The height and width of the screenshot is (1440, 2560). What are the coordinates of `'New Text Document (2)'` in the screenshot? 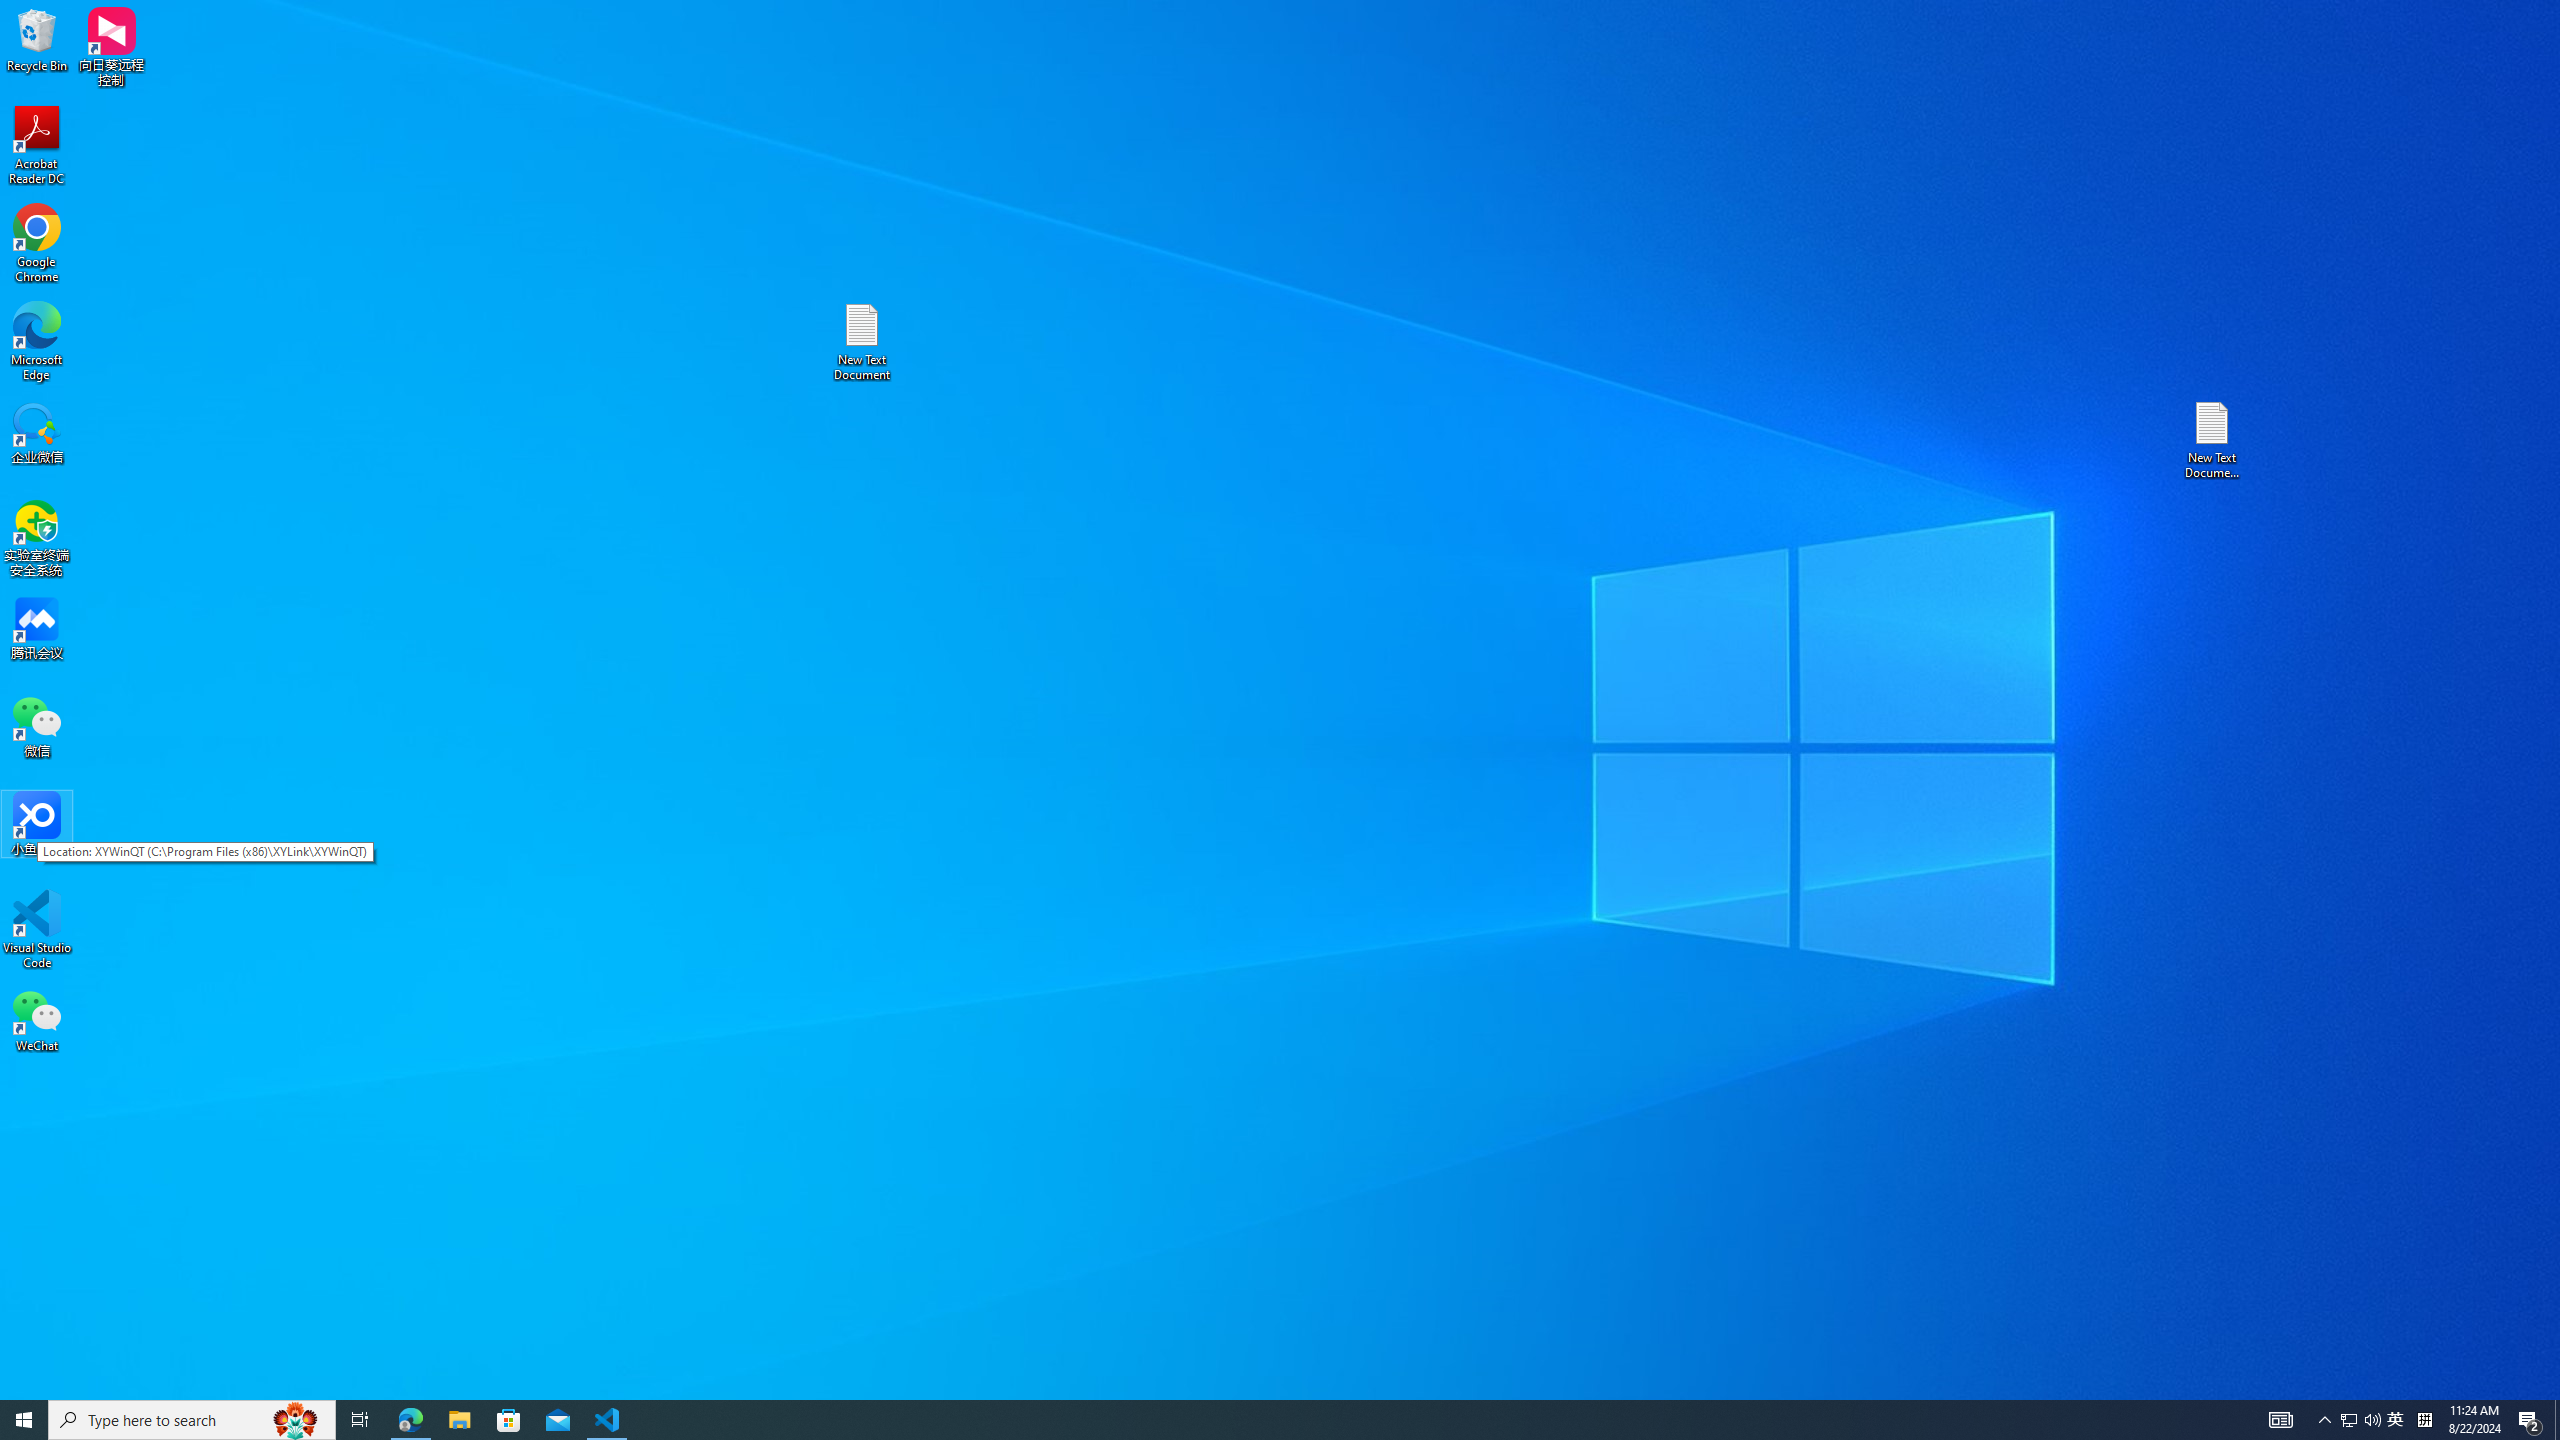 It's located at (2213, 438).